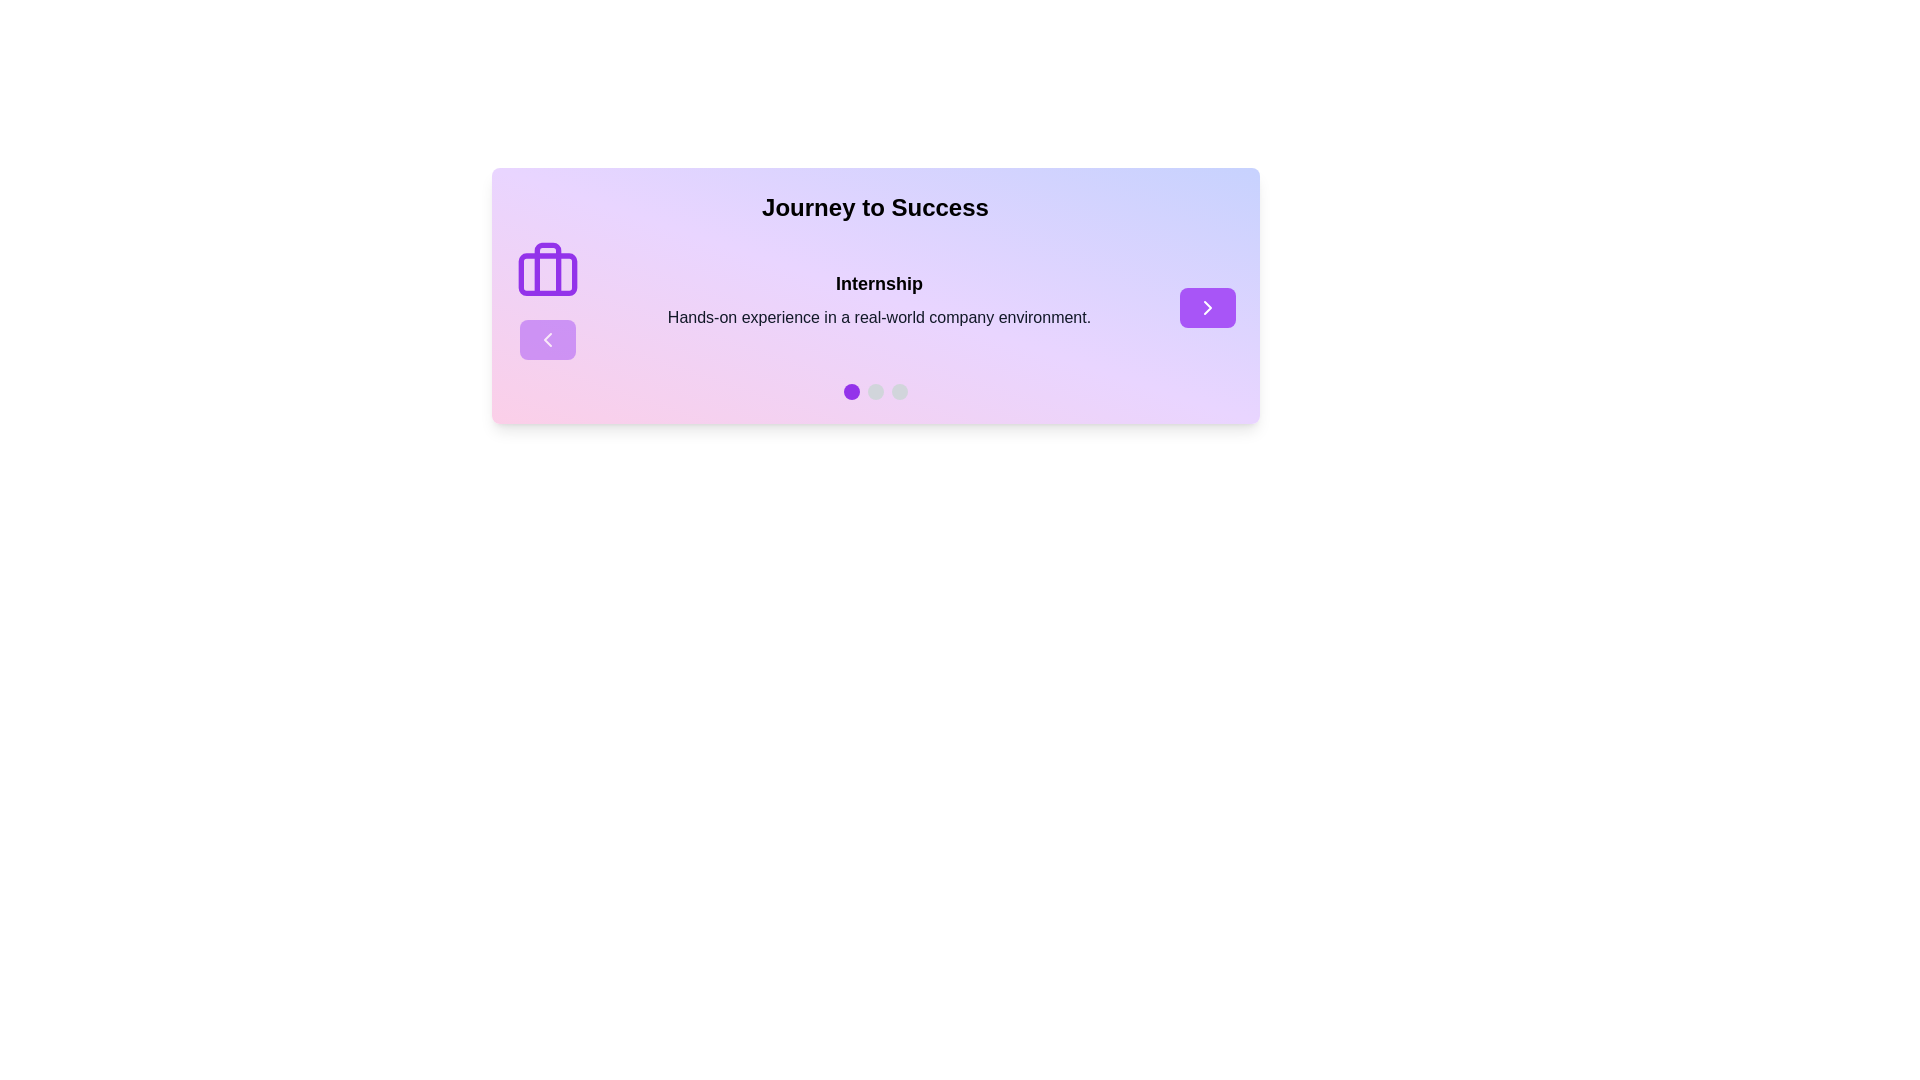  I want to click on the text element displaying 'Hands-on experience in a real-world company environment.' which is positioned beneath the heading 'Internship.', so click(879, 316).